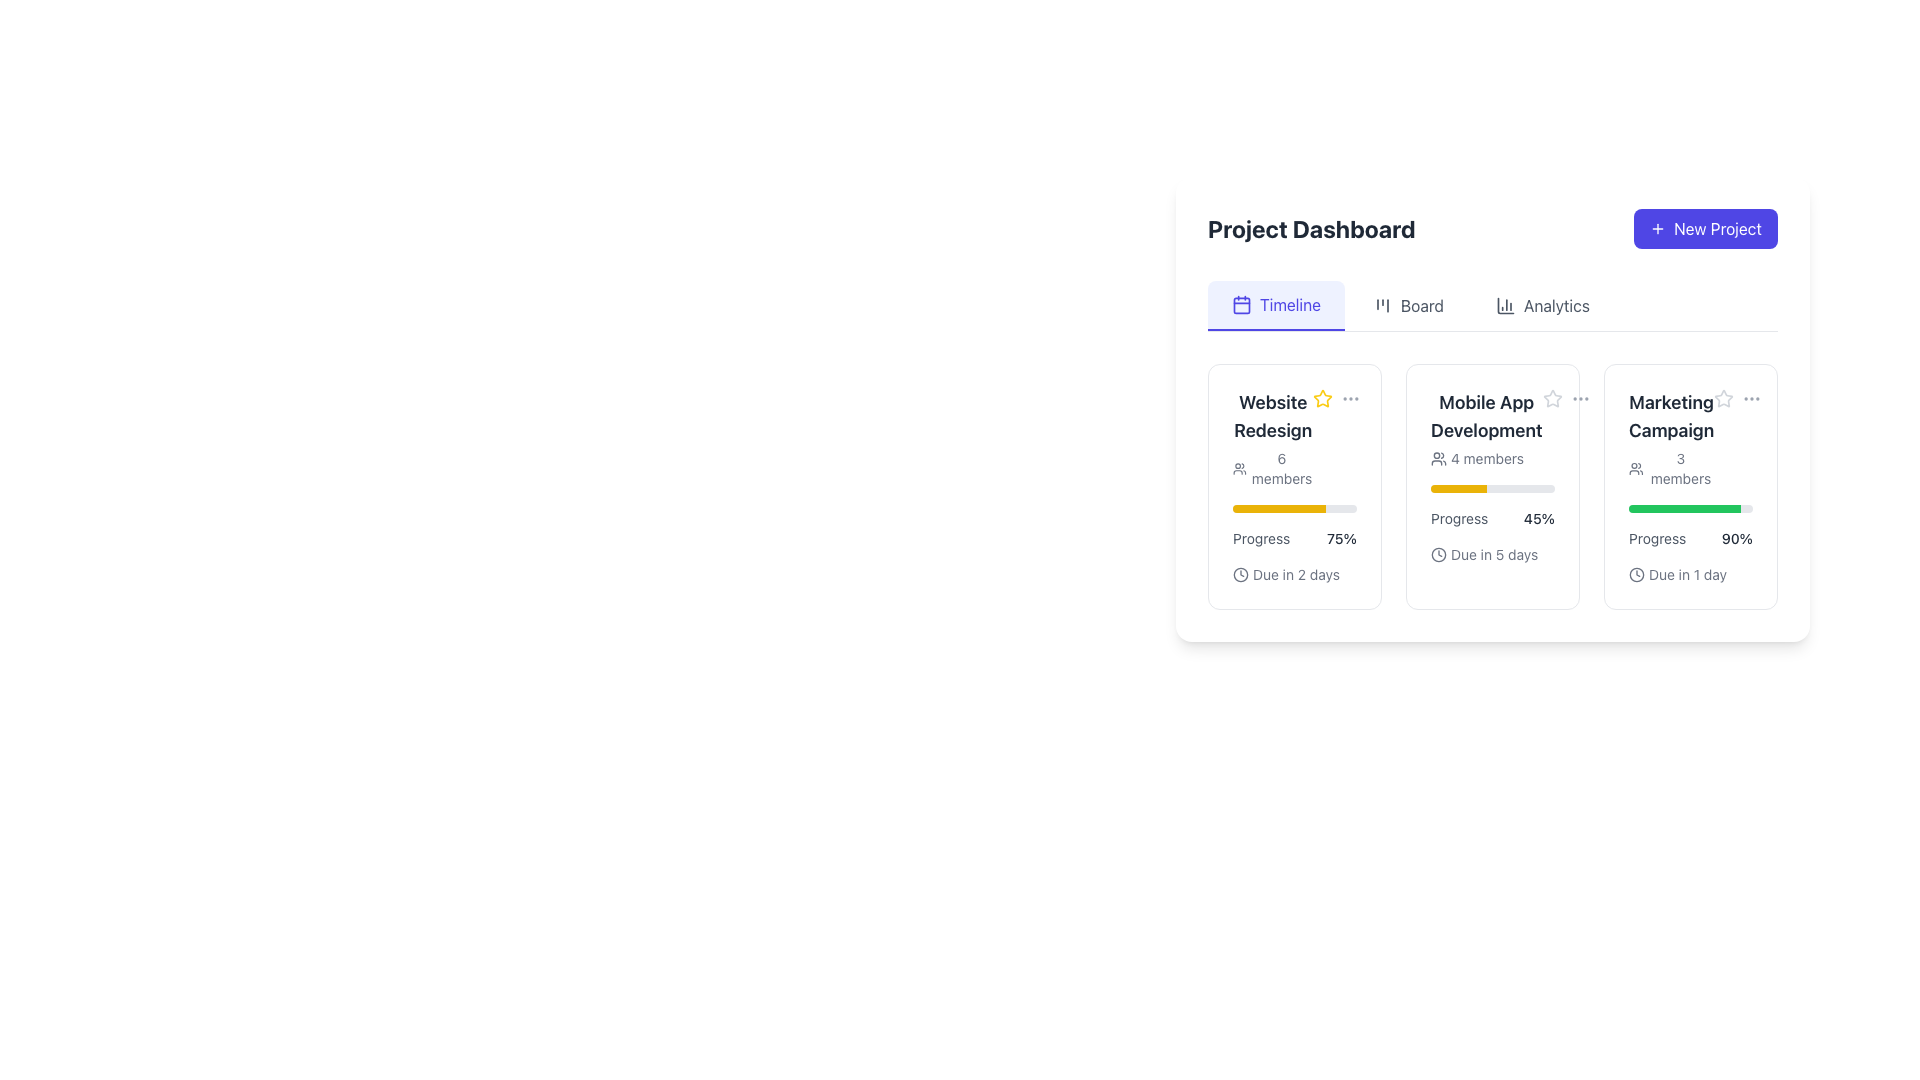  What do you see at coordinates (1689, 574) in the screenshot?
I see `information displayed in the Text Label with an Icon that indicates a deadline, showing 'Due in 1 day'` at bounding box center [1689, 574].